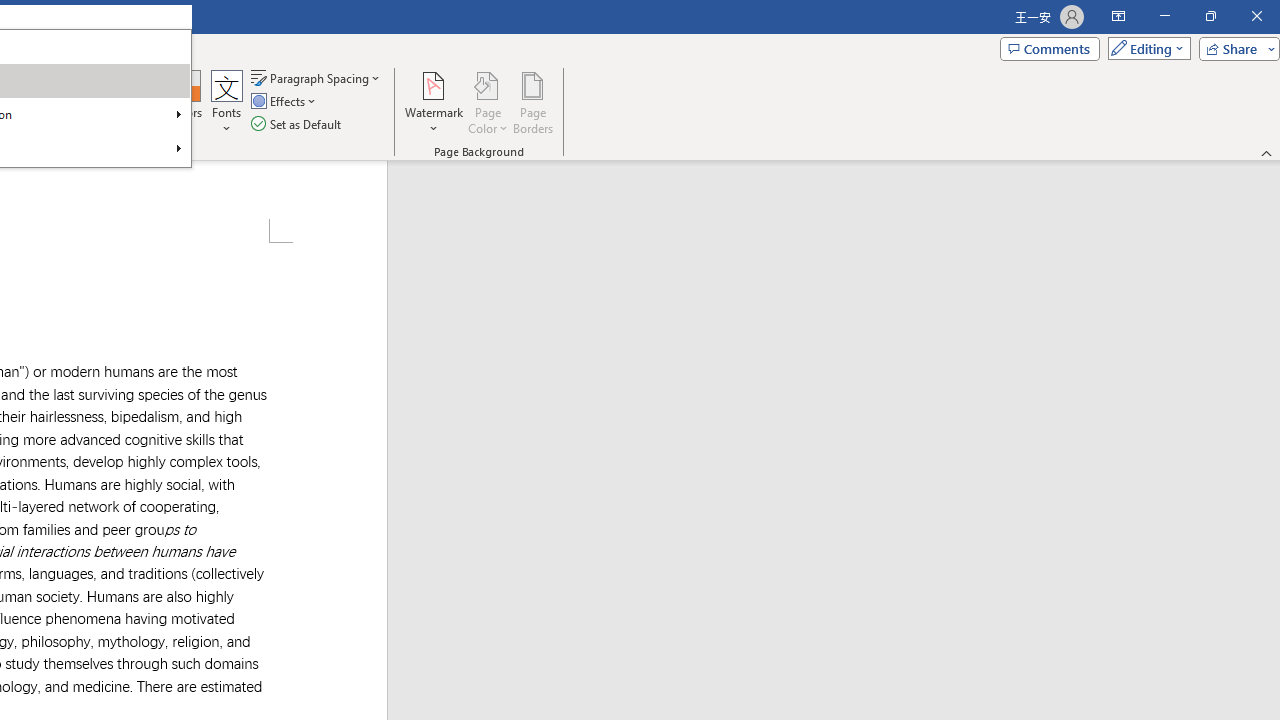 Image resolution: width=1280 pixels, height=720 pixels. I want to click on 'Row Down', so click(152, 100).